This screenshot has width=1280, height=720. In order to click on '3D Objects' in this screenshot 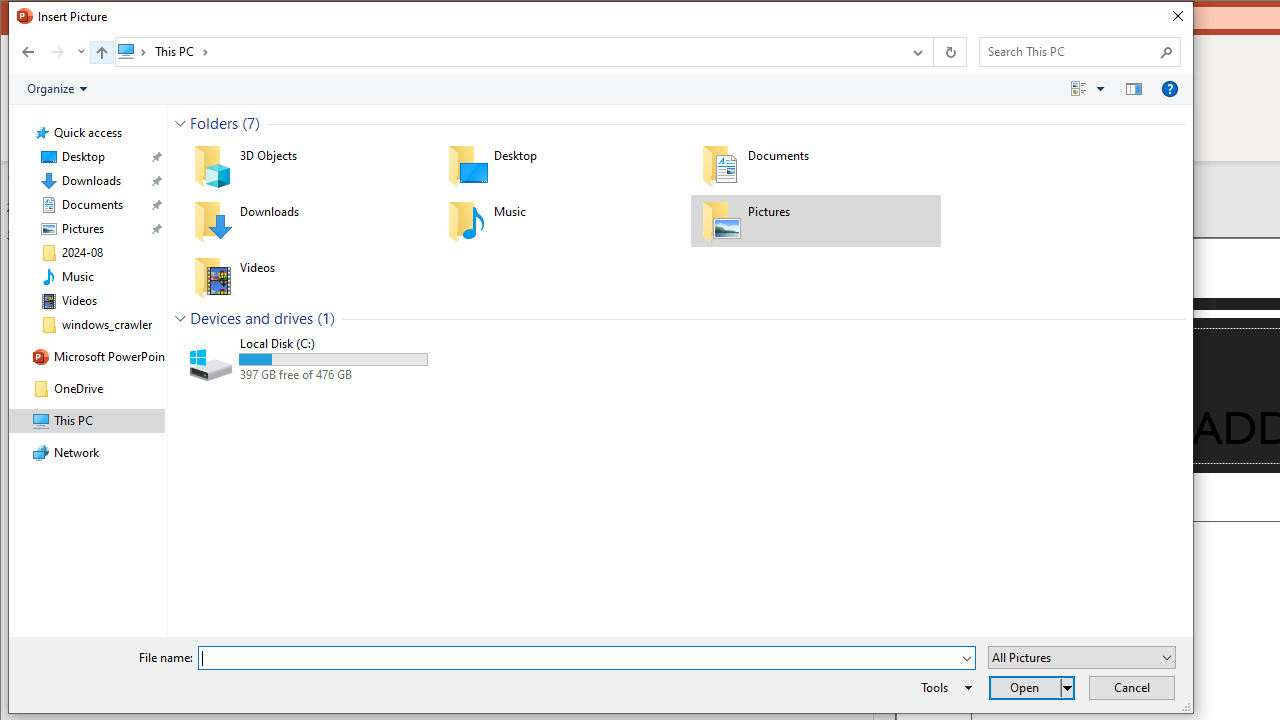, I will do `click(306, 163)`.